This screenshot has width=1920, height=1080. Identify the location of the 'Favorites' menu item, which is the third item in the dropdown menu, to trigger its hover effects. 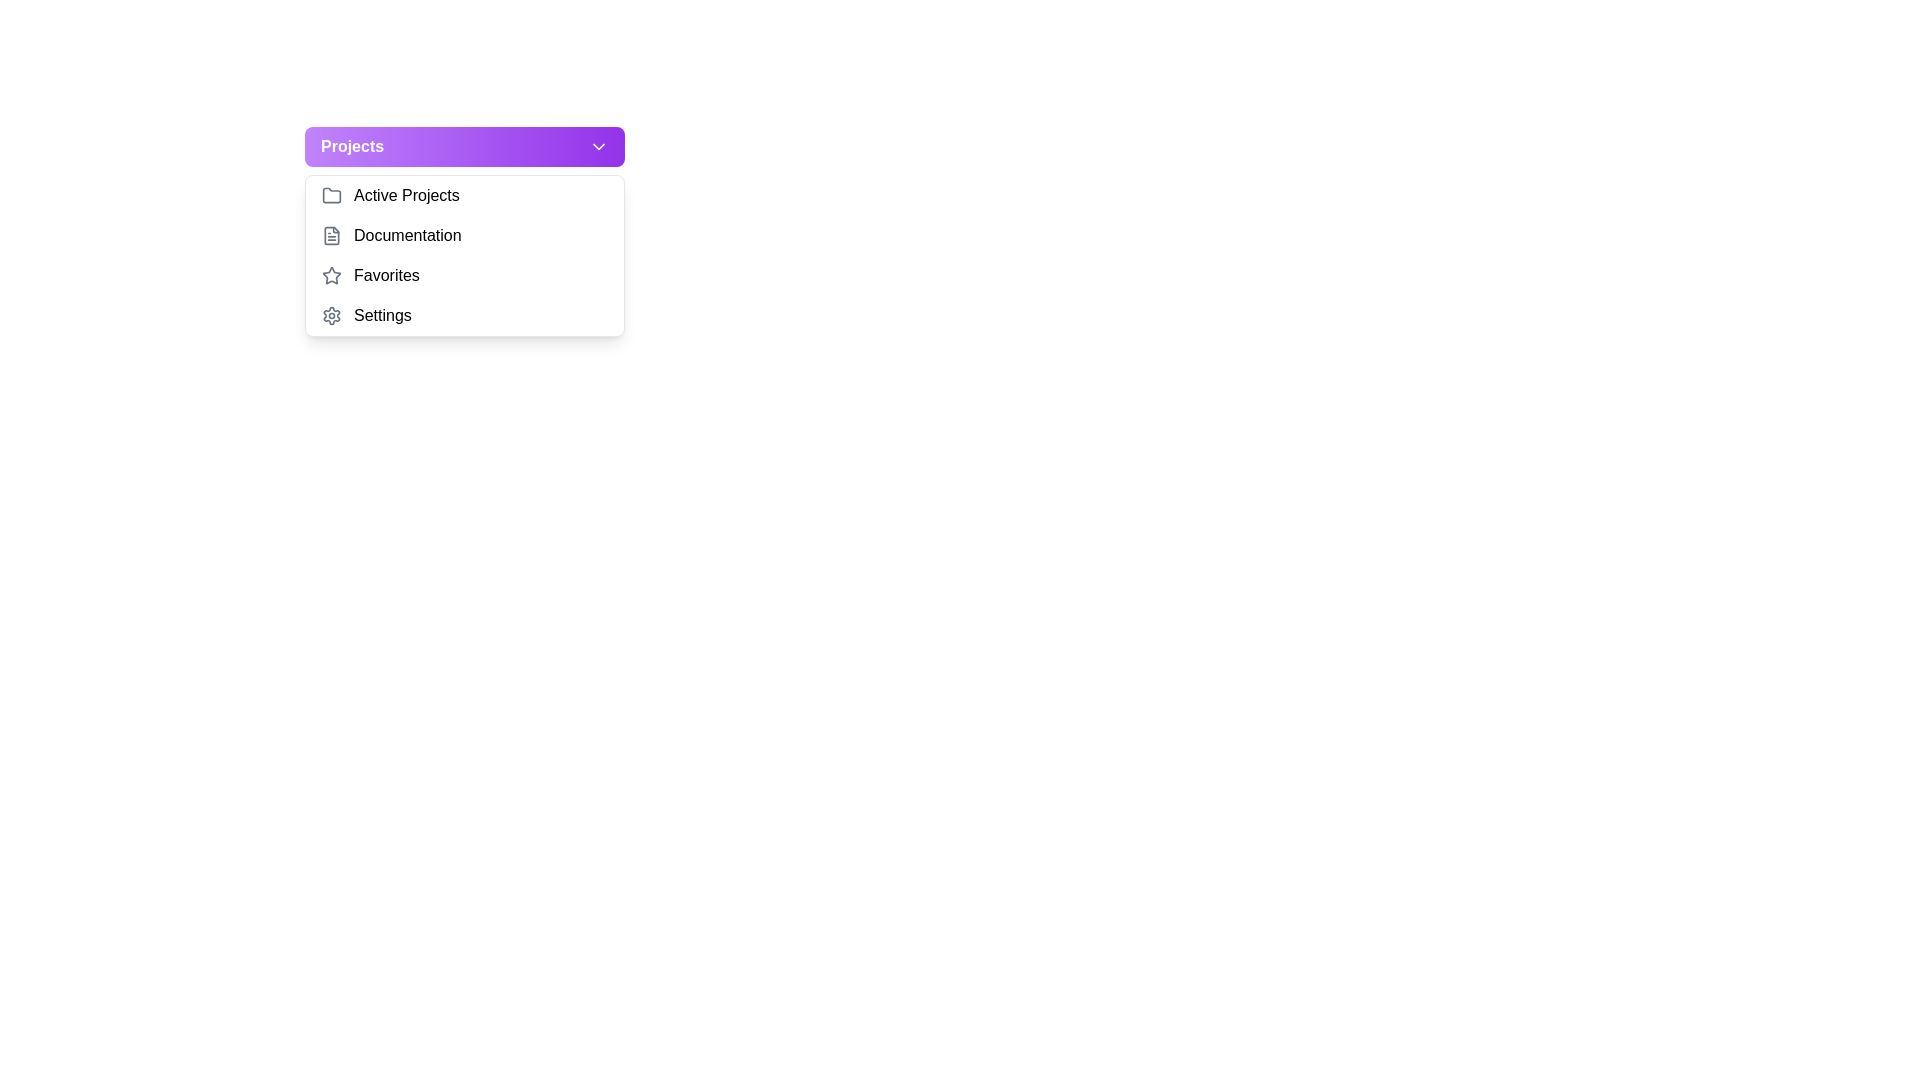
(464, 276).